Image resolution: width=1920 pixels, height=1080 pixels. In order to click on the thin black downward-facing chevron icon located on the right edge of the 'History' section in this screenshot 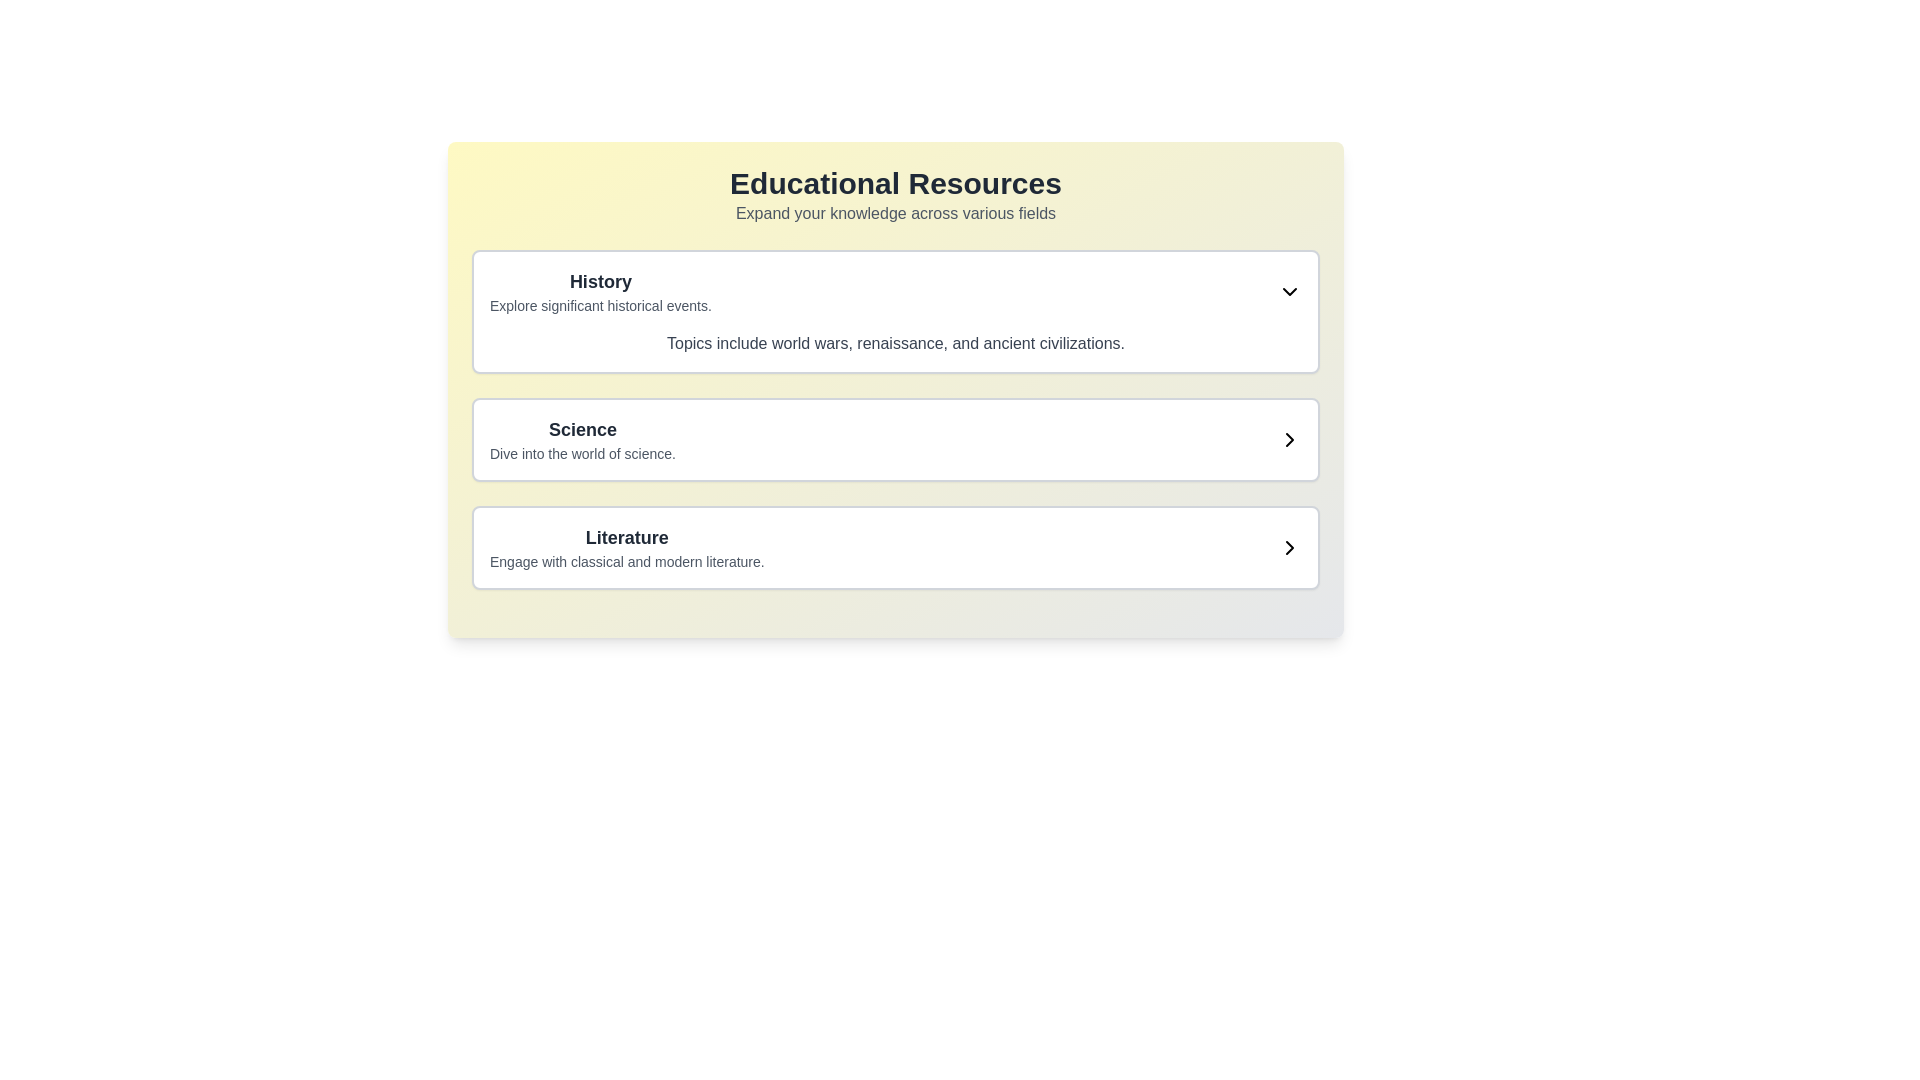, I will do `click(1290, 292)`.